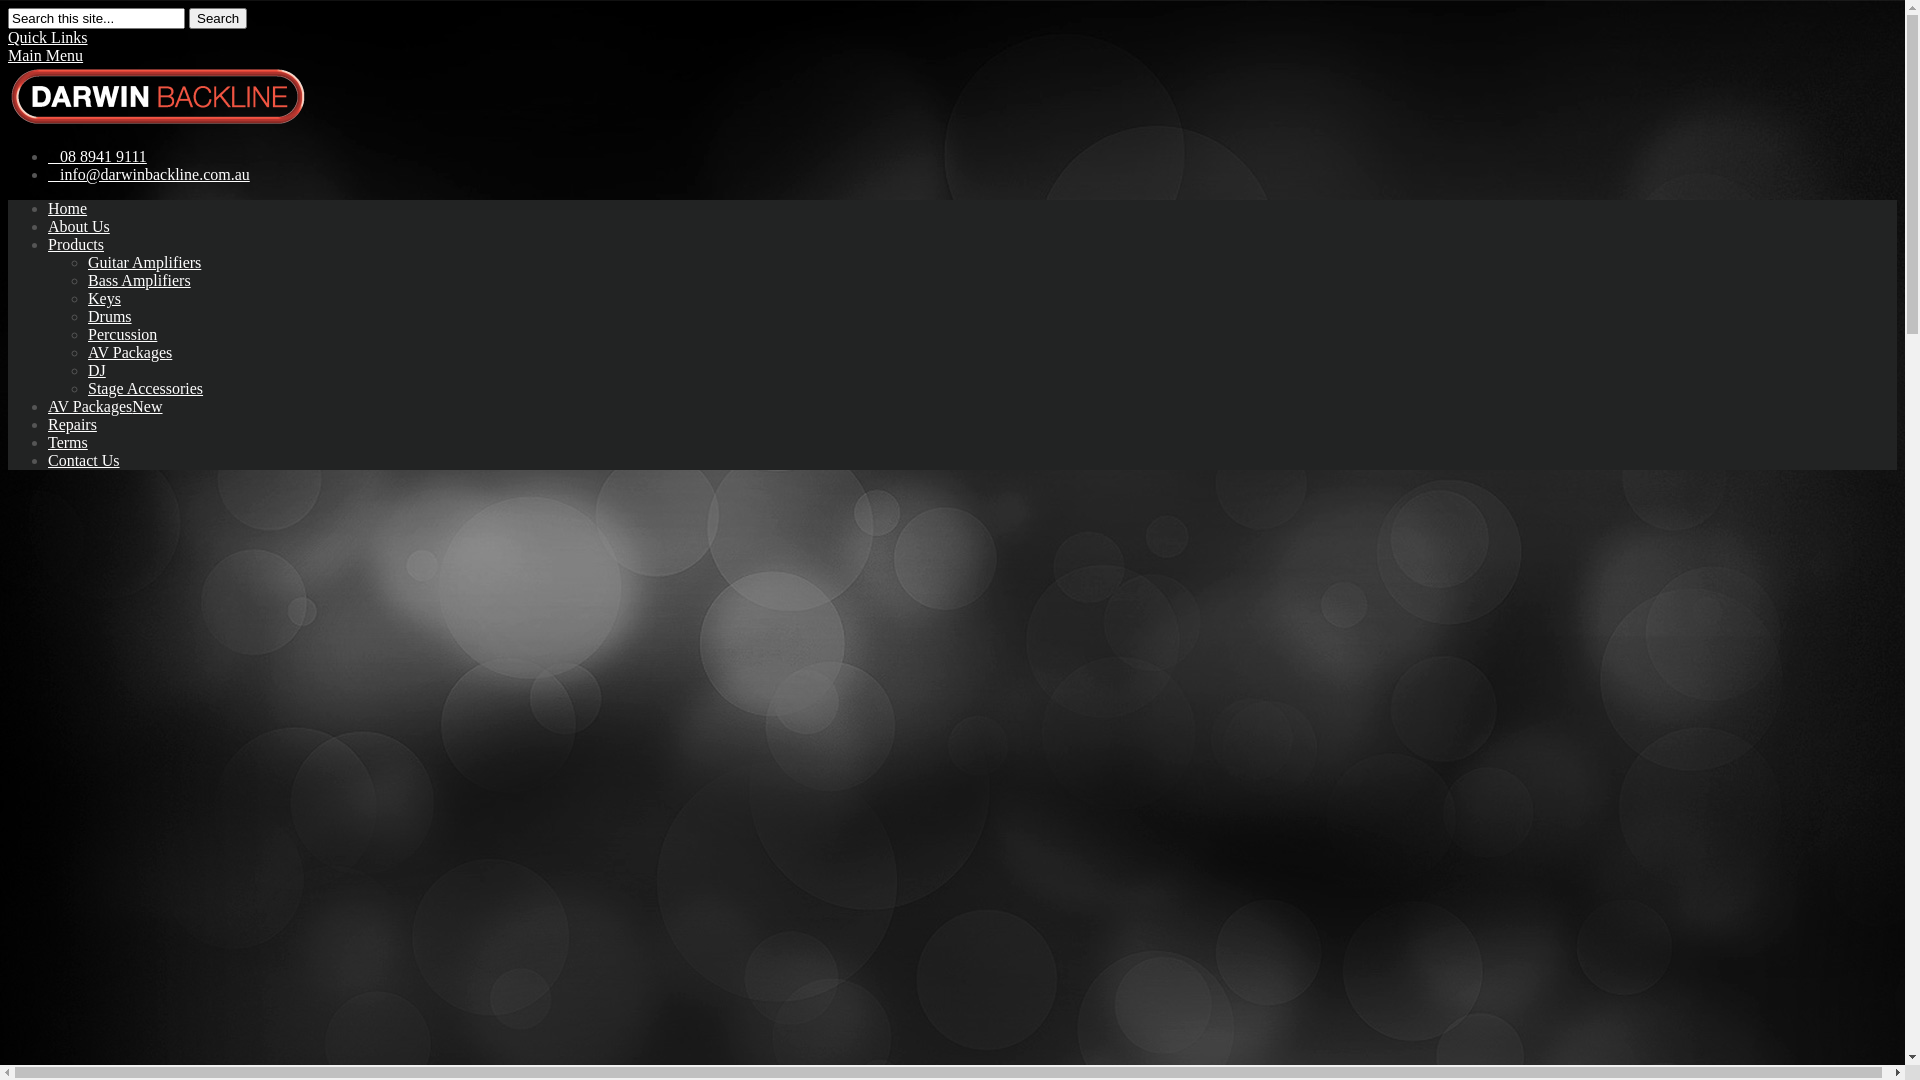 The image size is (1920, 1080). I want to click on 'Percussion', so click(121, 333).